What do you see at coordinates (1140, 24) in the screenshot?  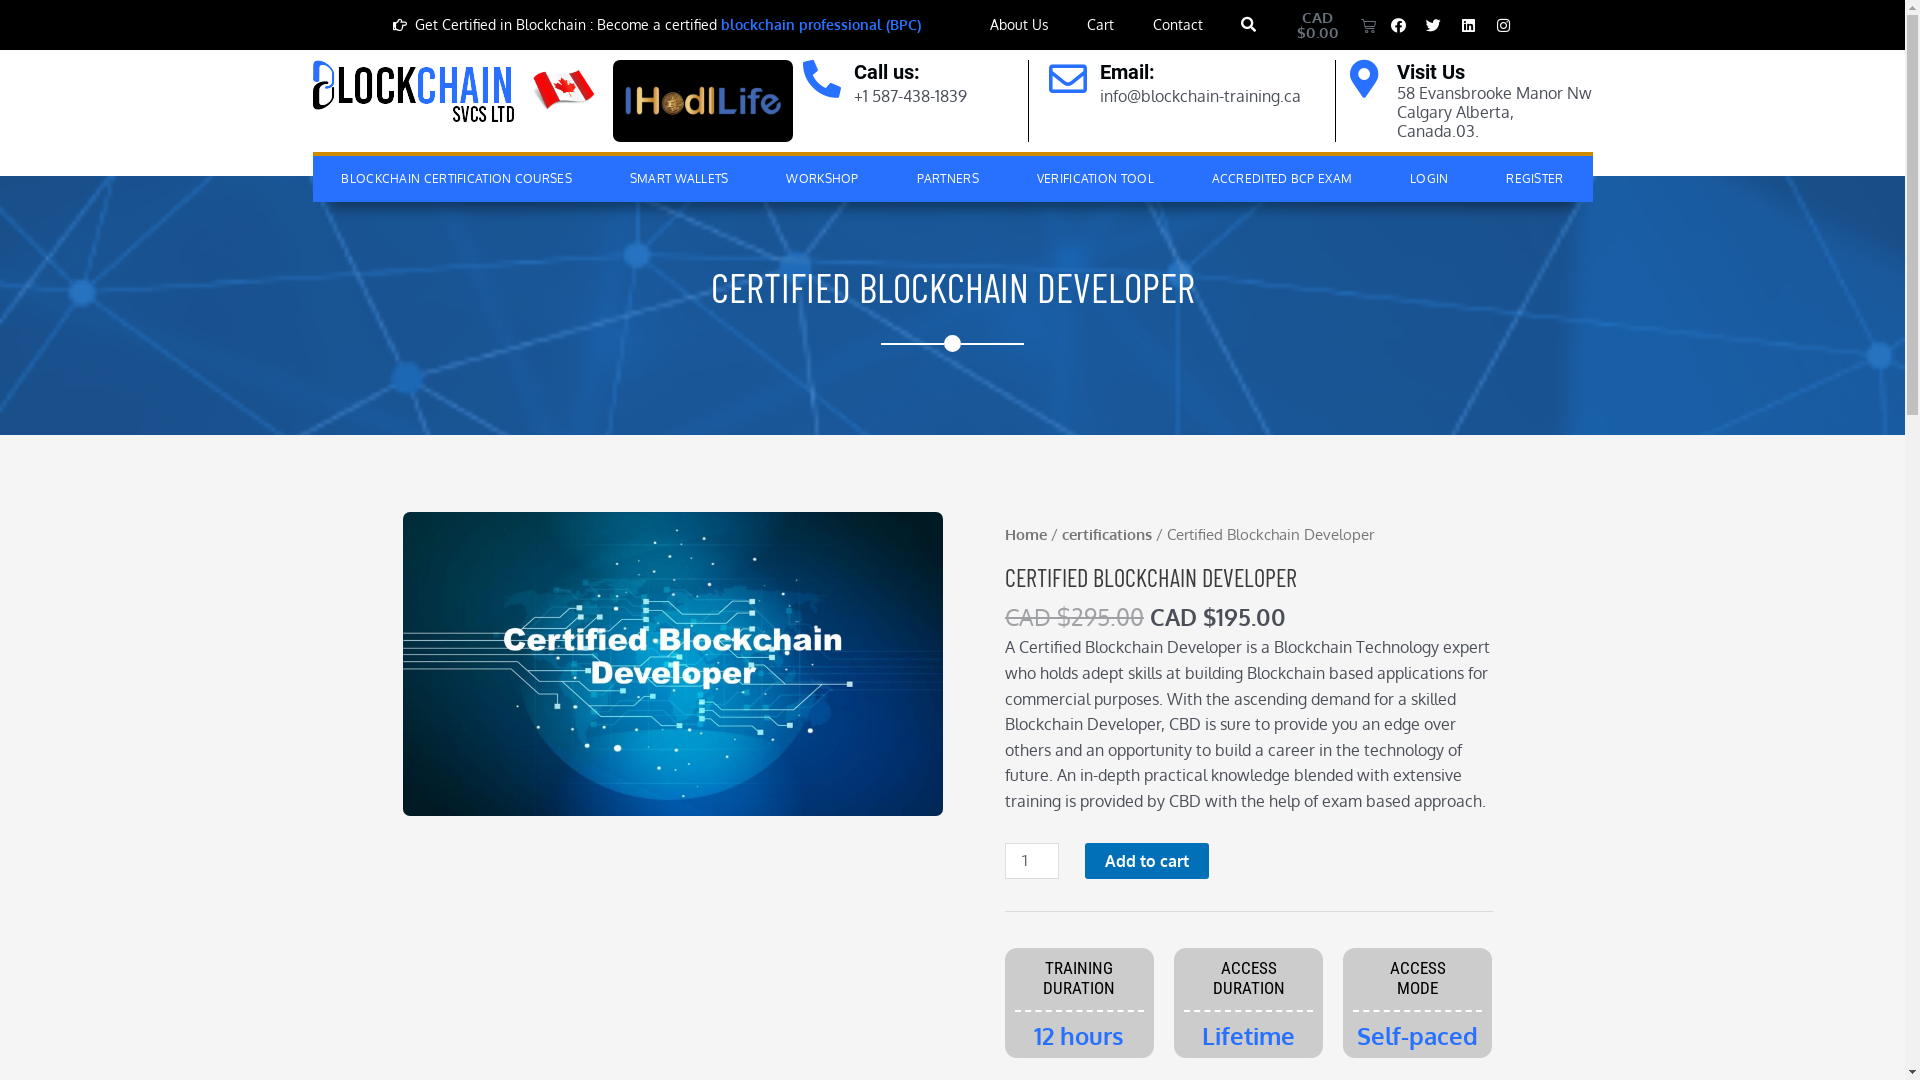 I see `'Contact'` at bounding box center [1140, 24].